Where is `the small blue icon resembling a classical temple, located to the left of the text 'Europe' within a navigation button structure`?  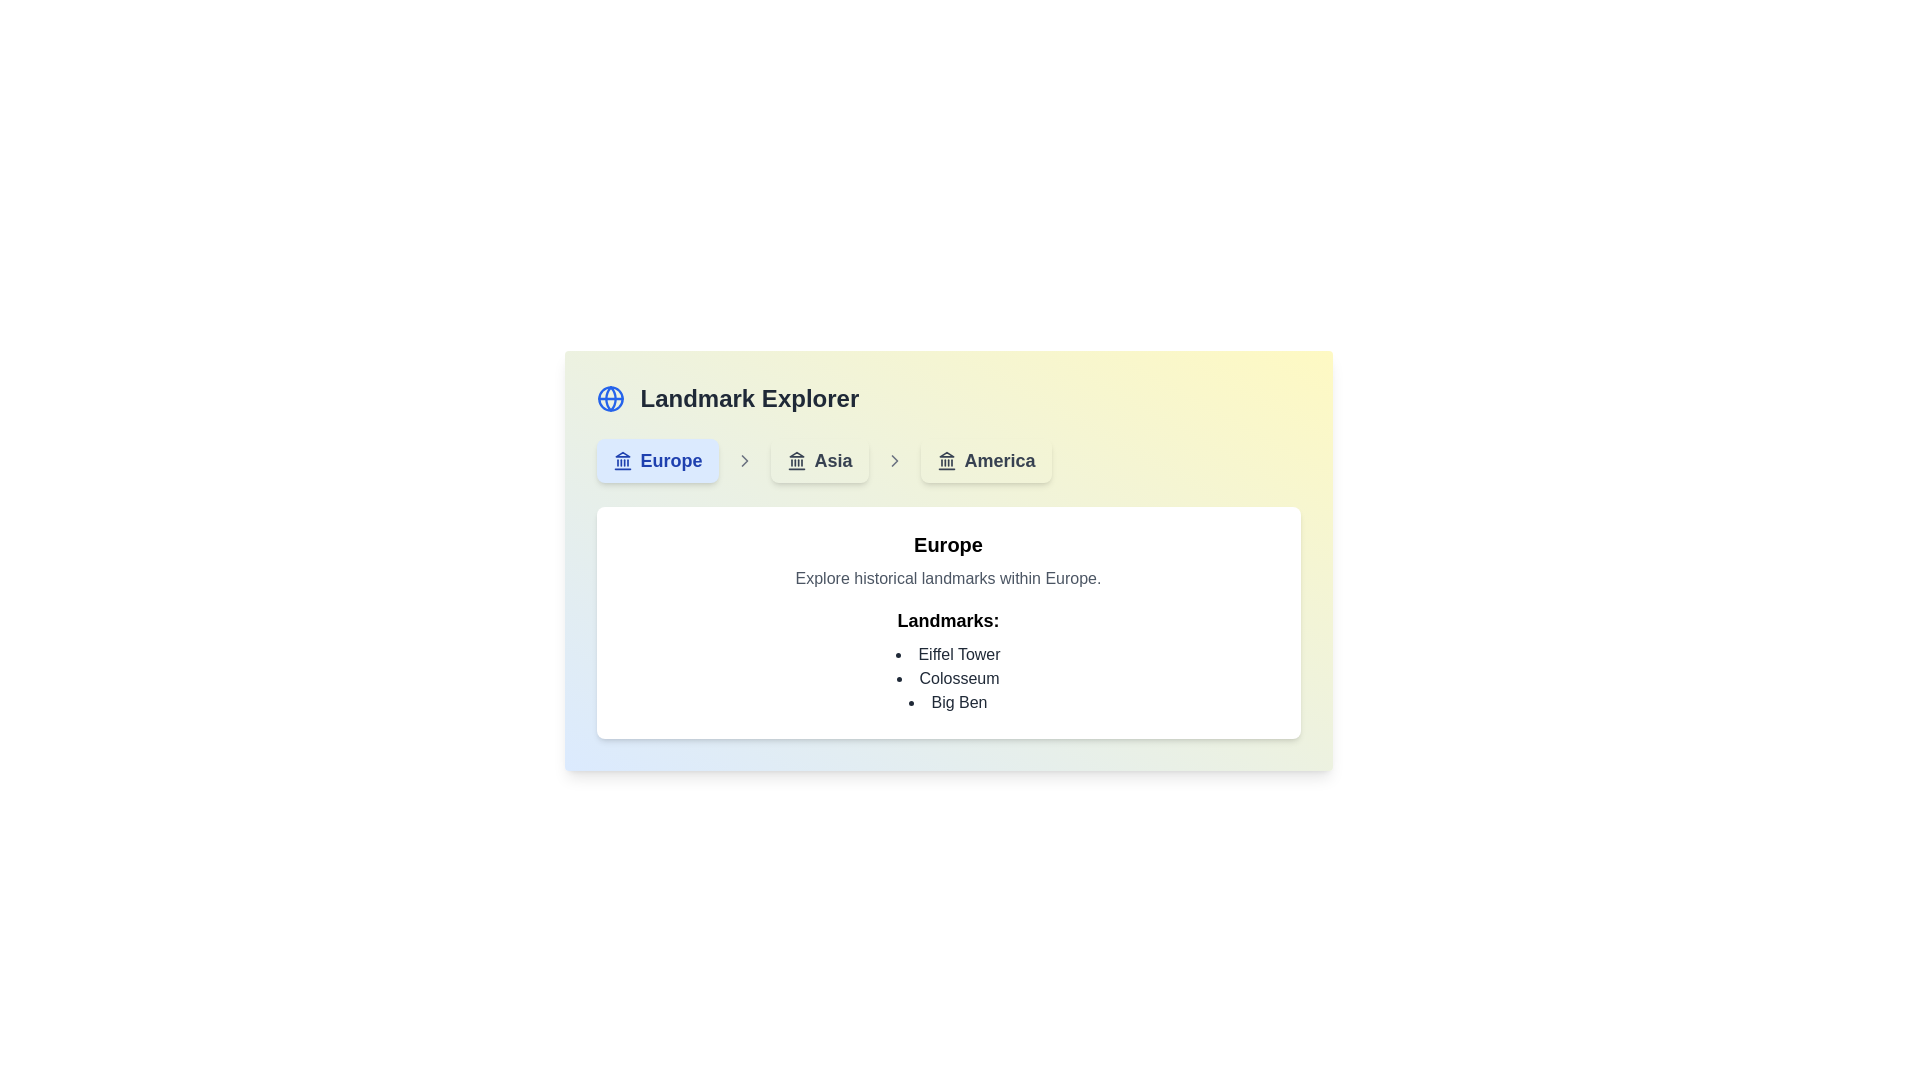
the small blue icon resembling a classical temple, located to the left of the text 'Europe' within a navigation button structure is located at coordinates (621, 461).